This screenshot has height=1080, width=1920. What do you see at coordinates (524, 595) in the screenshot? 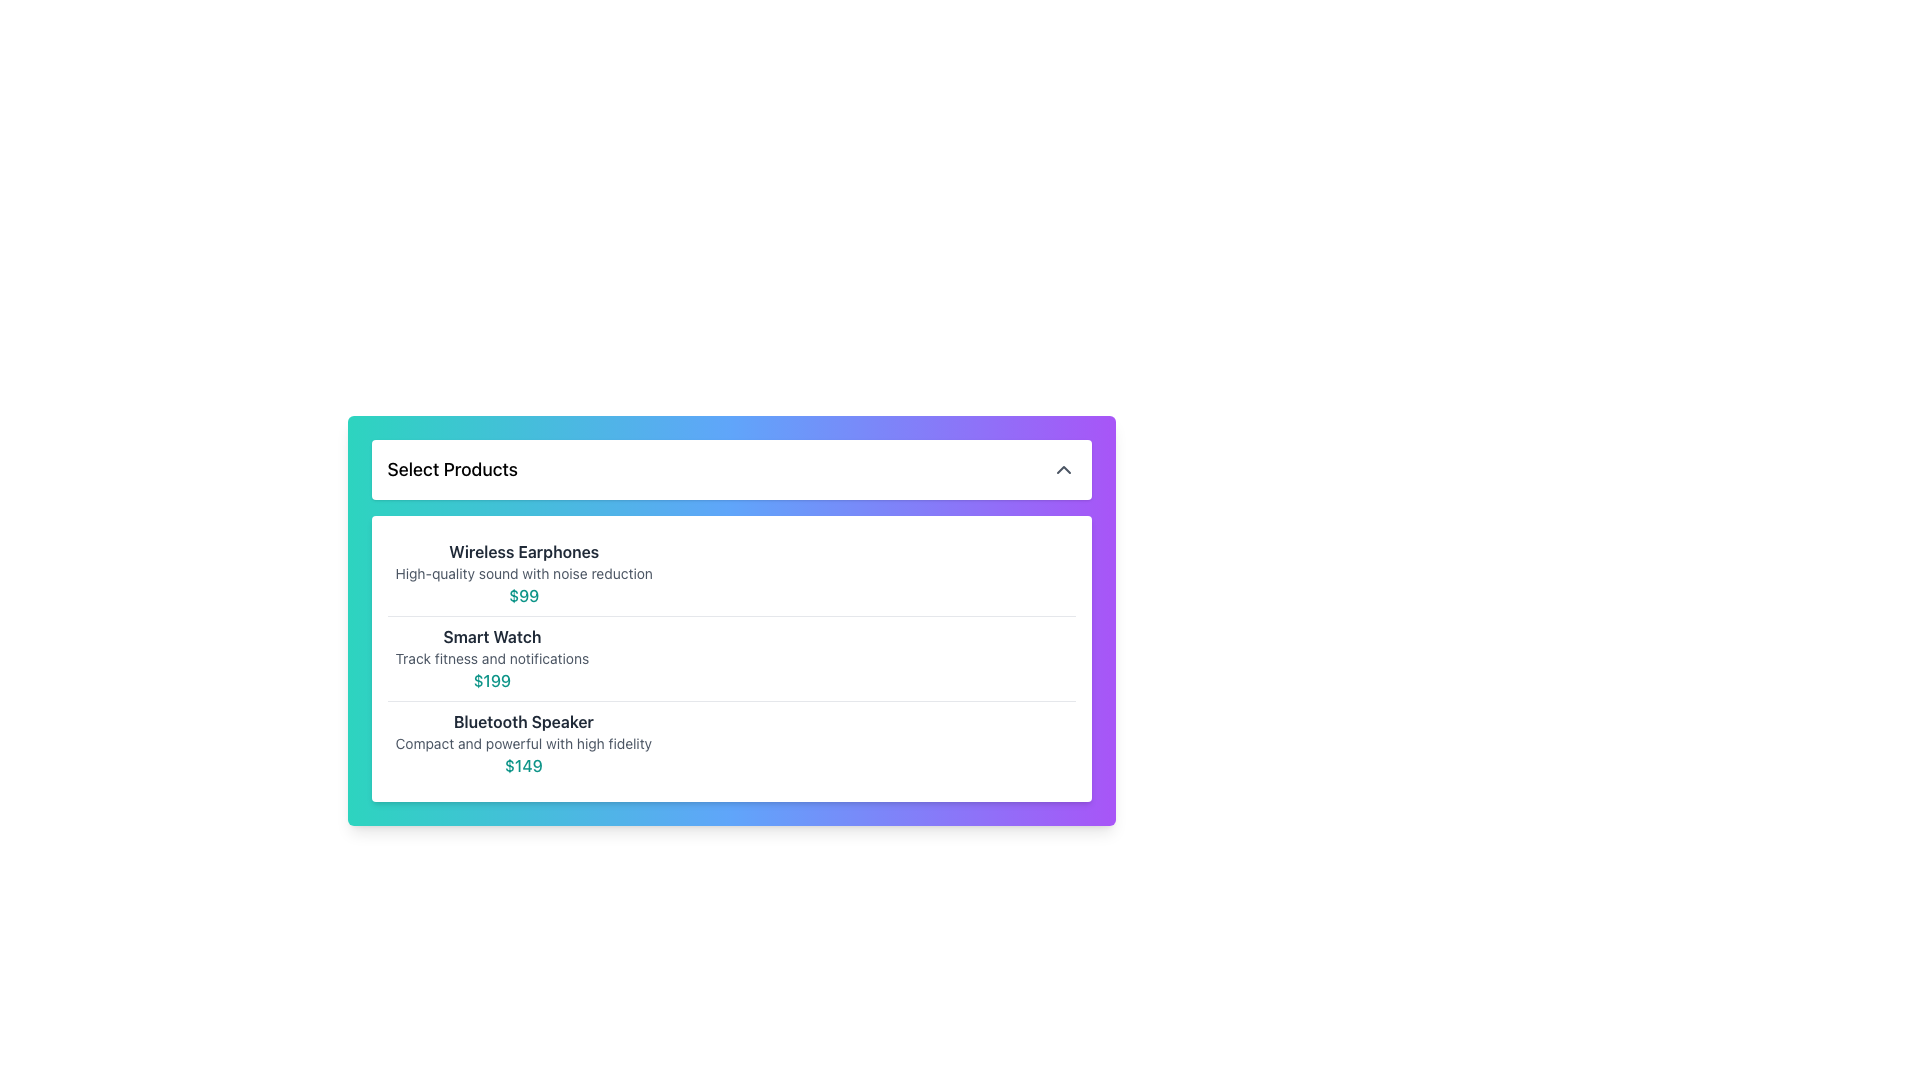
I see `the price text displaying '$99' in a medium teal-colored font, located below the product title 'Wireless Earphones'` at bounding box center [524, 595].